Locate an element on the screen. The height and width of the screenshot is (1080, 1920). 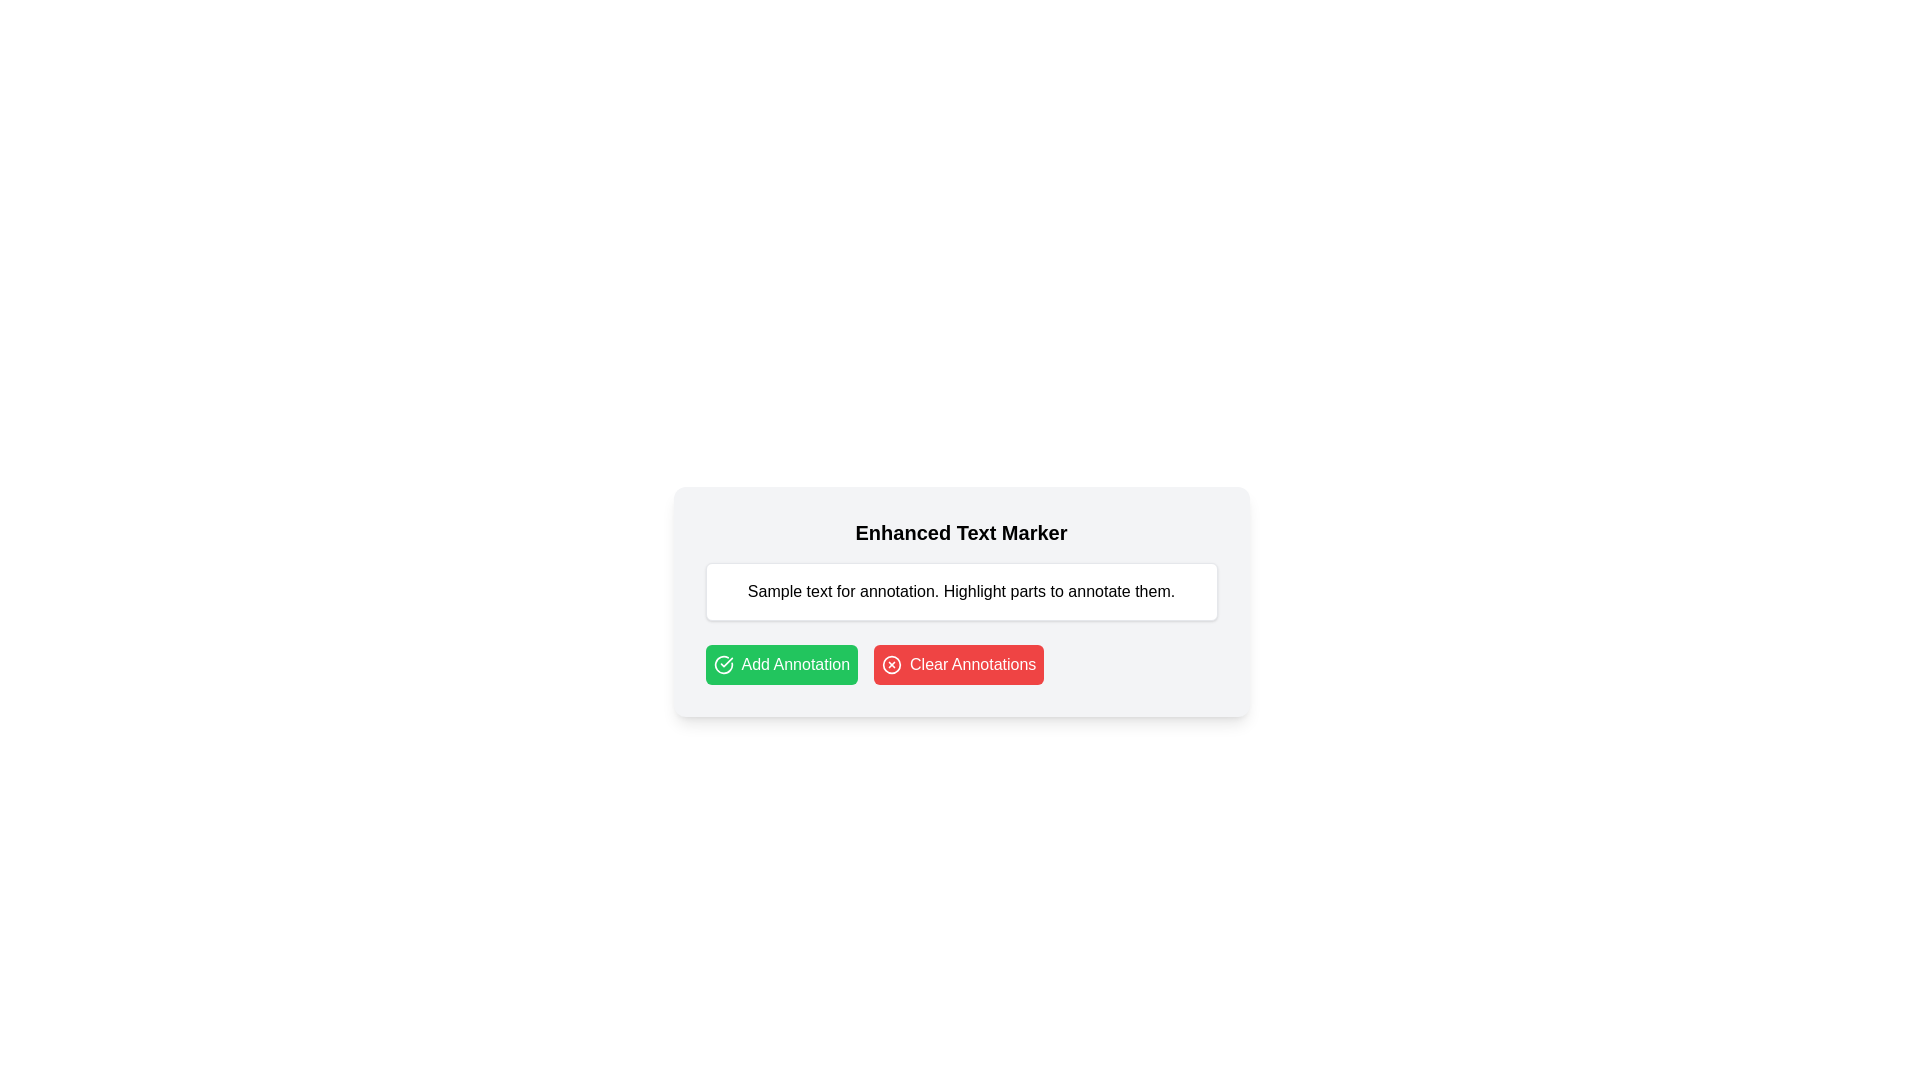
the lowercase letter 'l' in the input box containing the sample text 'Sample text for annotation. Highlight parts to annotate them.' is located at coordinates (790, 590).